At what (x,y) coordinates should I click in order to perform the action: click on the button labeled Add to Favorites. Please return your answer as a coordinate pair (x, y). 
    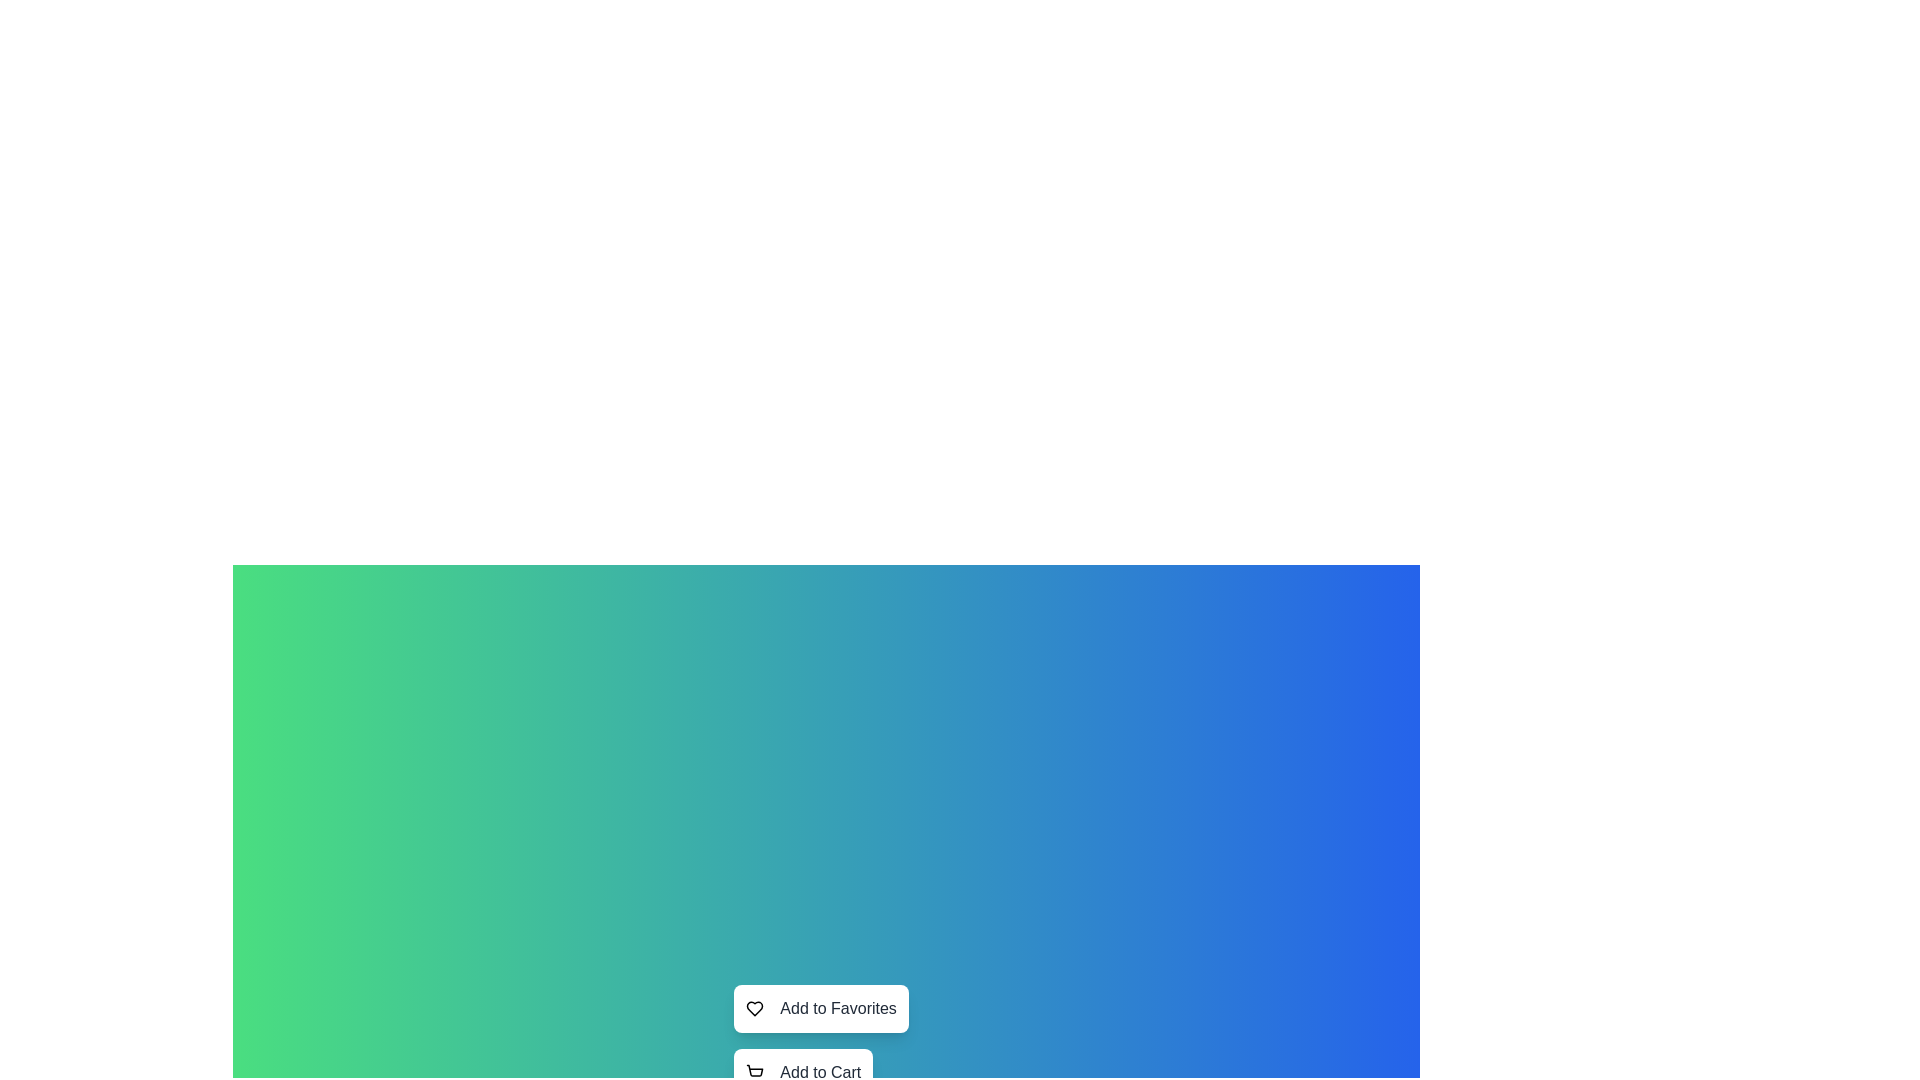
    Looking at the image, I should click on (821, 1009).